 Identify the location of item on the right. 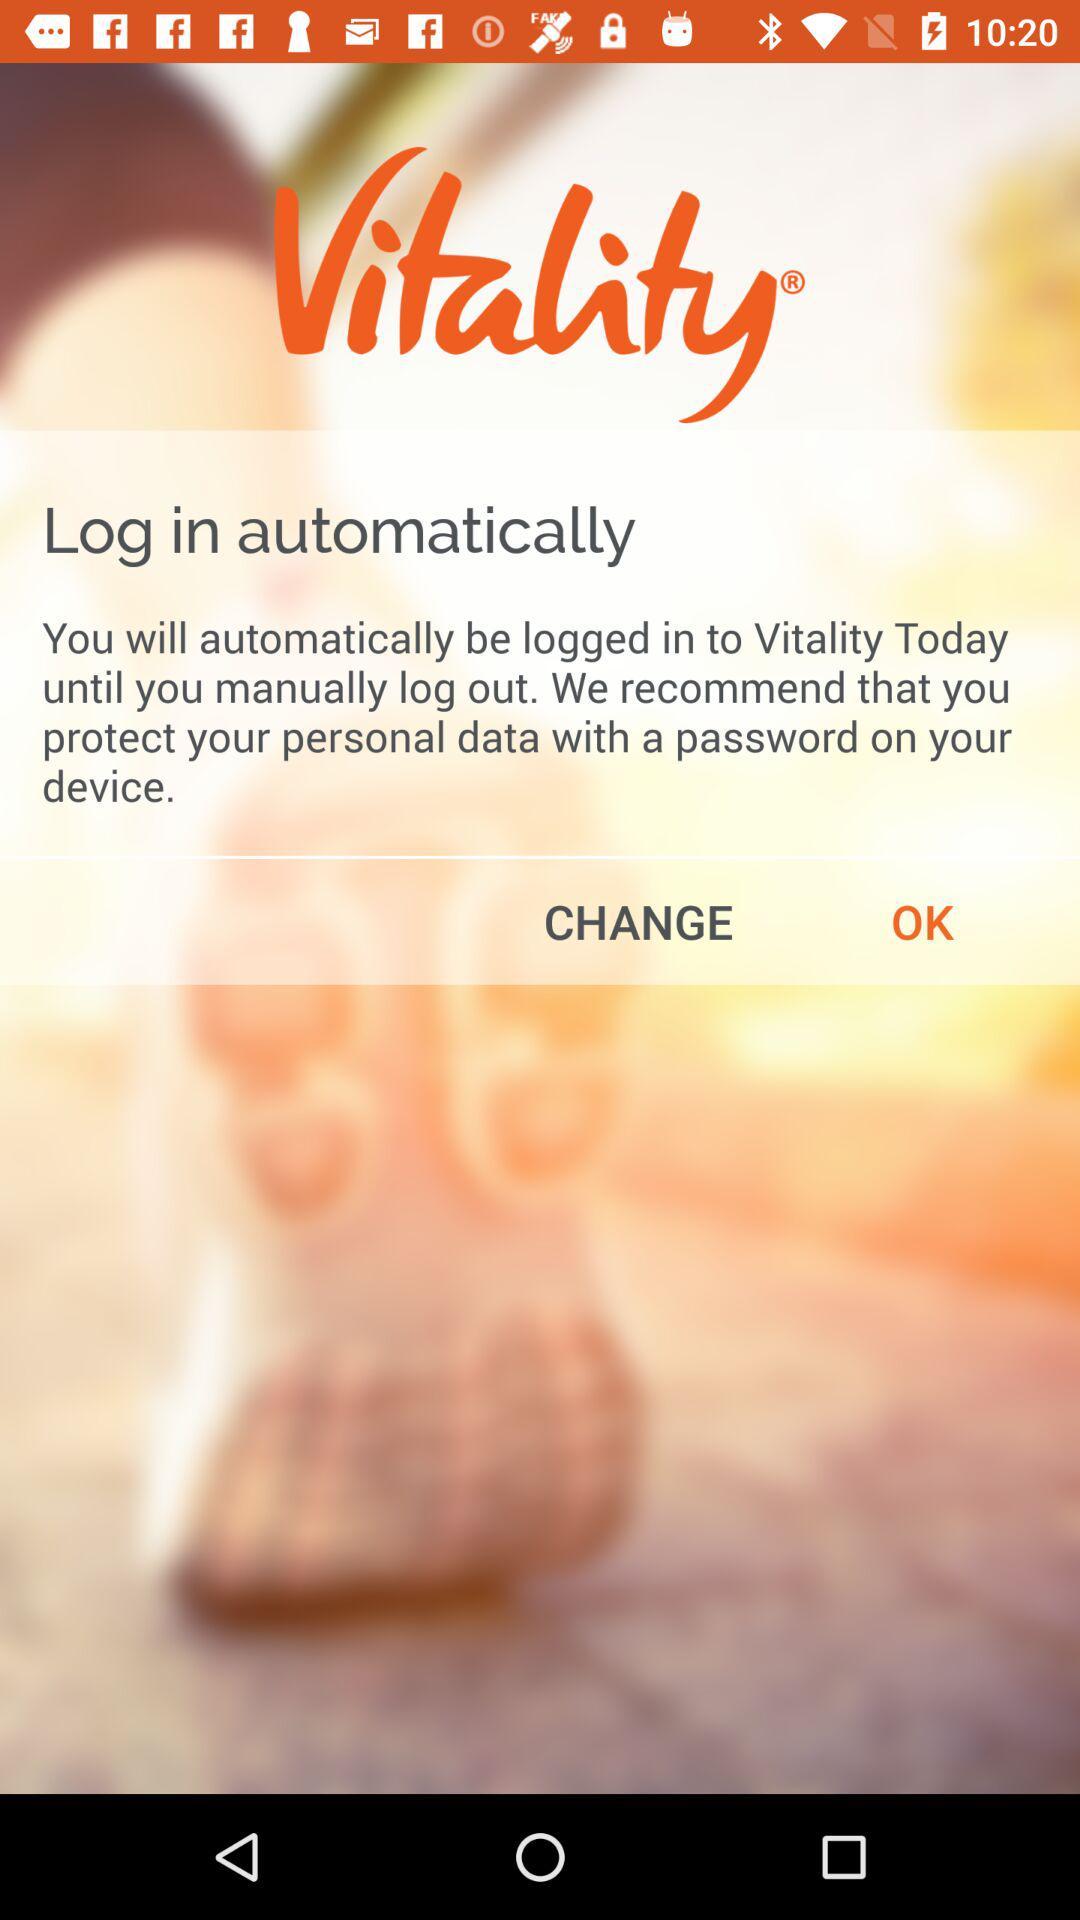
(922, 920).